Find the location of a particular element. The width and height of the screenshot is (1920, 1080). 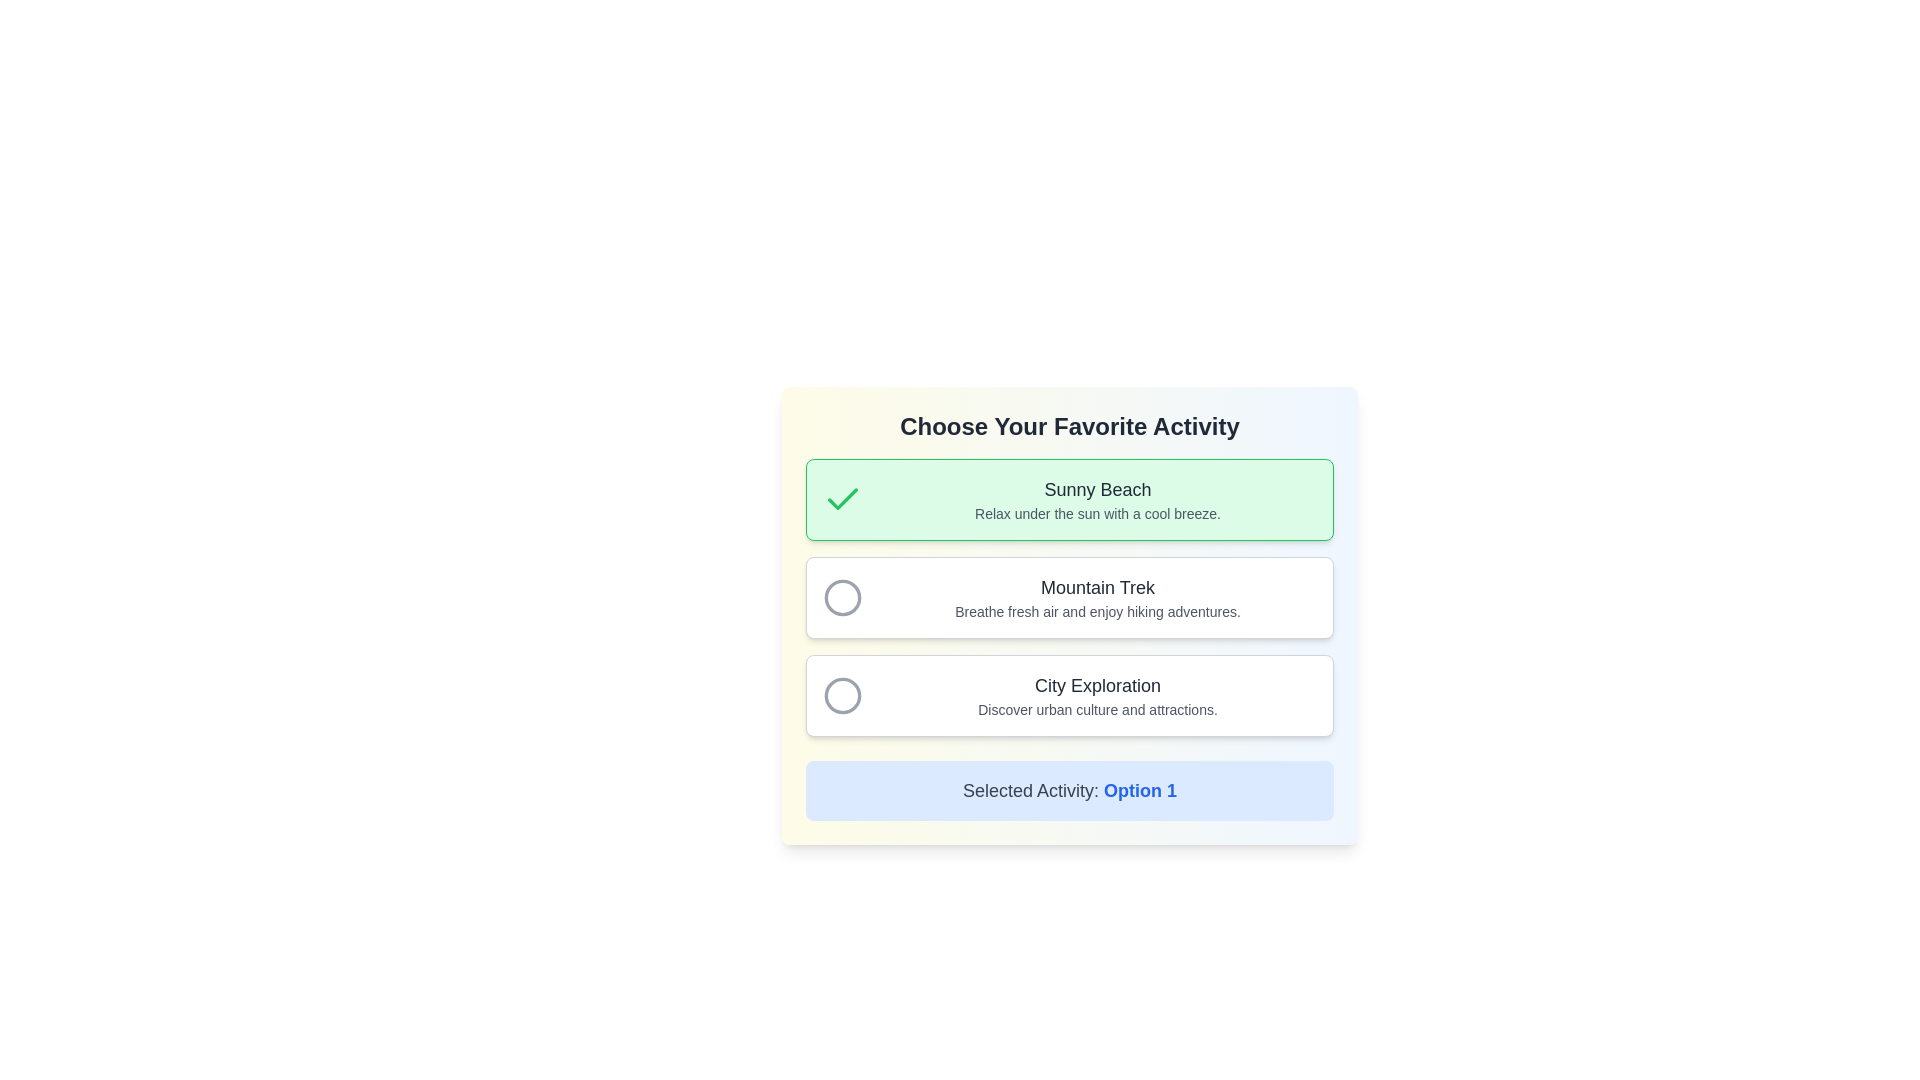

the selectable icon for 'Mountain Trek' is located at coordinates (843, 596).